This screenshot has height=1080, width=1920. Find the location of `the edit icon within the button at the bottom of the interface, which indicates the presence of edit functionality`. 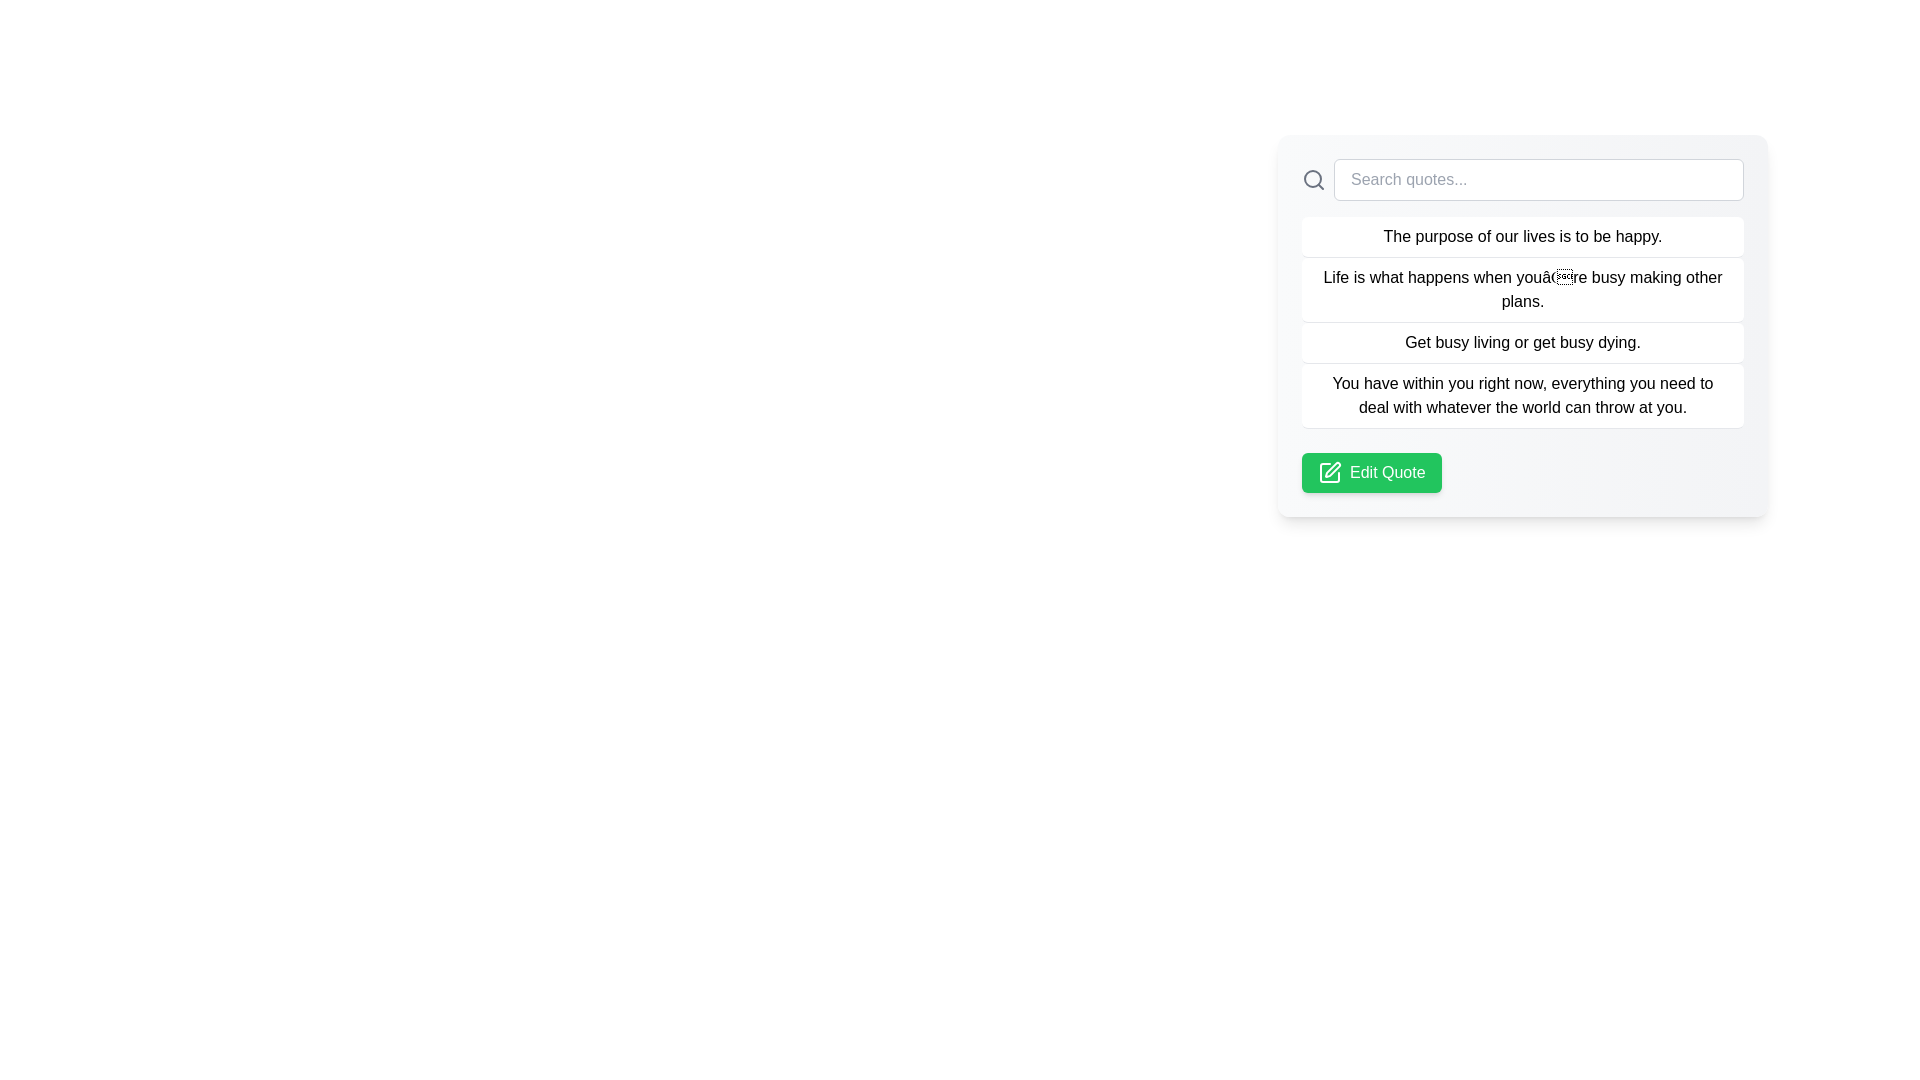

the edit icon within the button at the bottom of the interface, which indicates the presence of edit functionality is located at coordinates (1329, 473).